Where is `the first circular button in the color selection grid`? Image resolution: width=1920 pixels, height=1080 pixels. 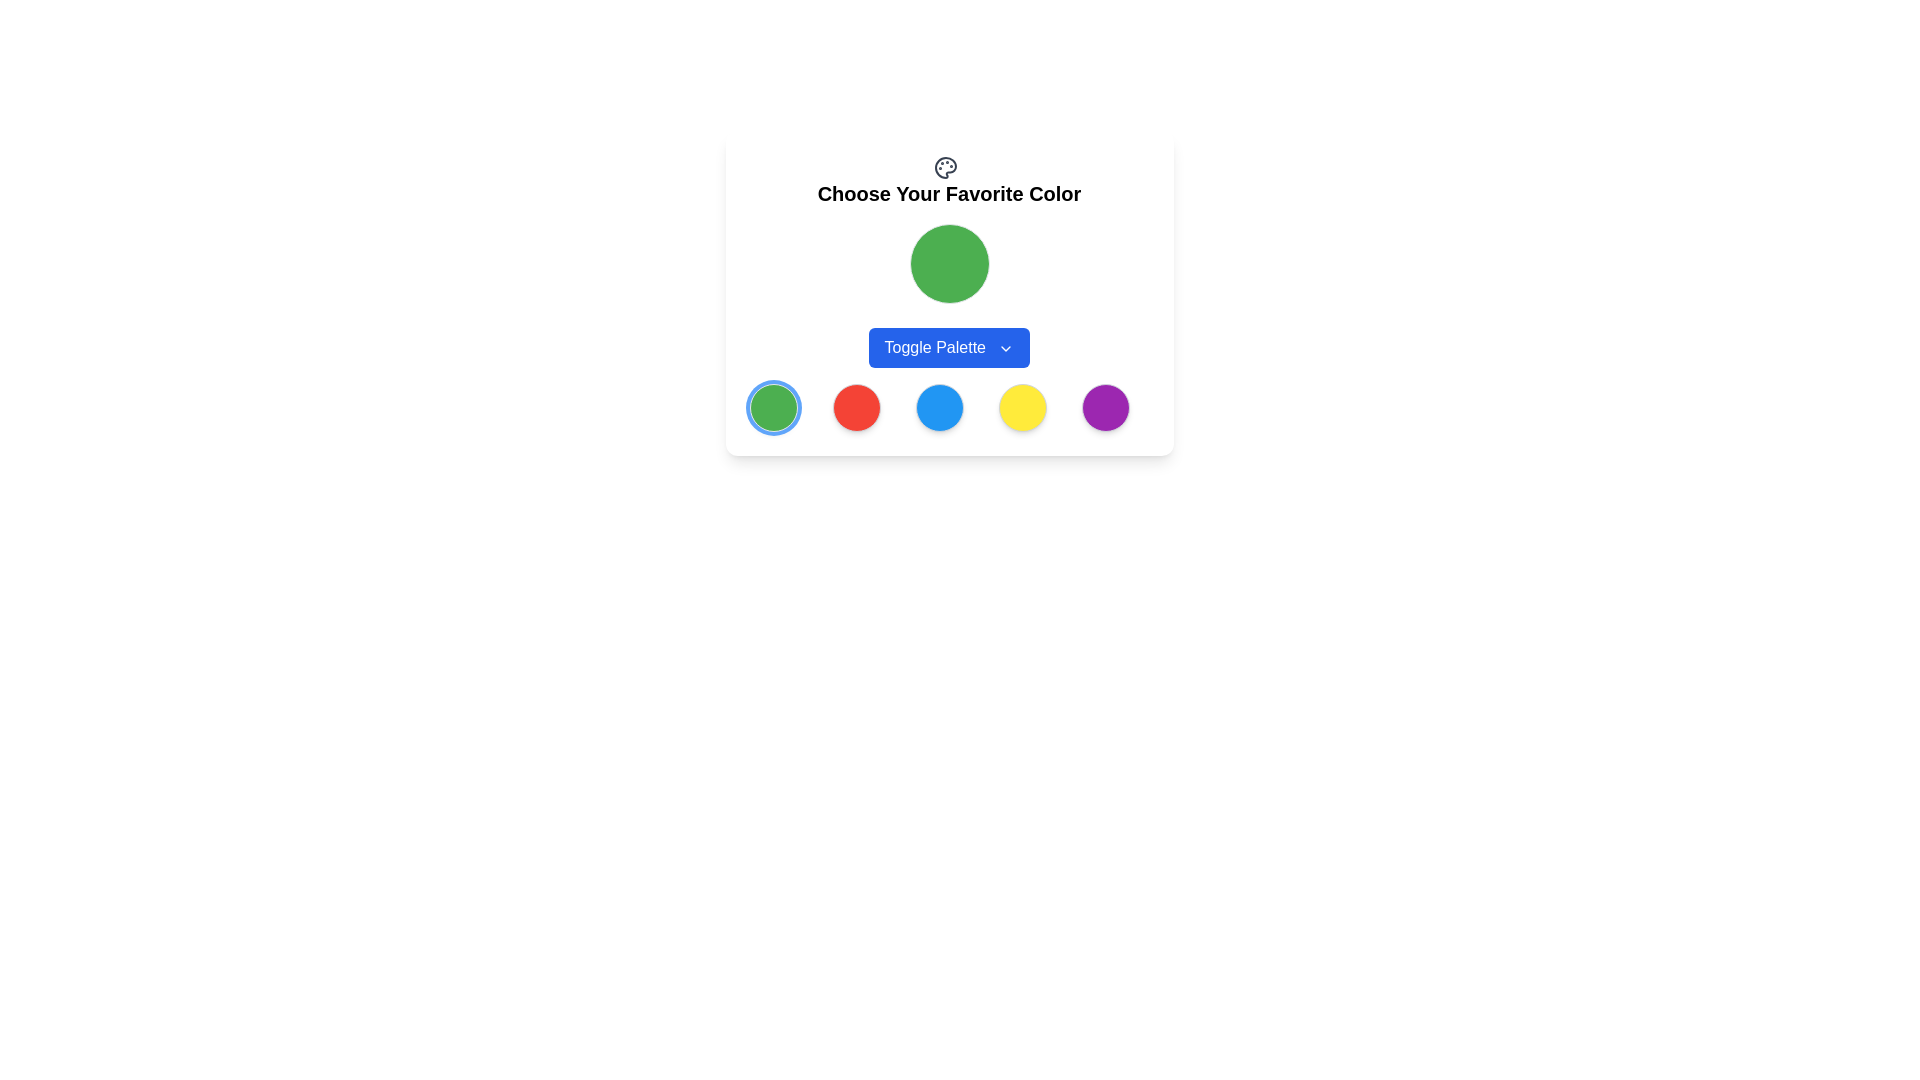 the first circular button in the color selection grid is located at coordinates (772, 406).